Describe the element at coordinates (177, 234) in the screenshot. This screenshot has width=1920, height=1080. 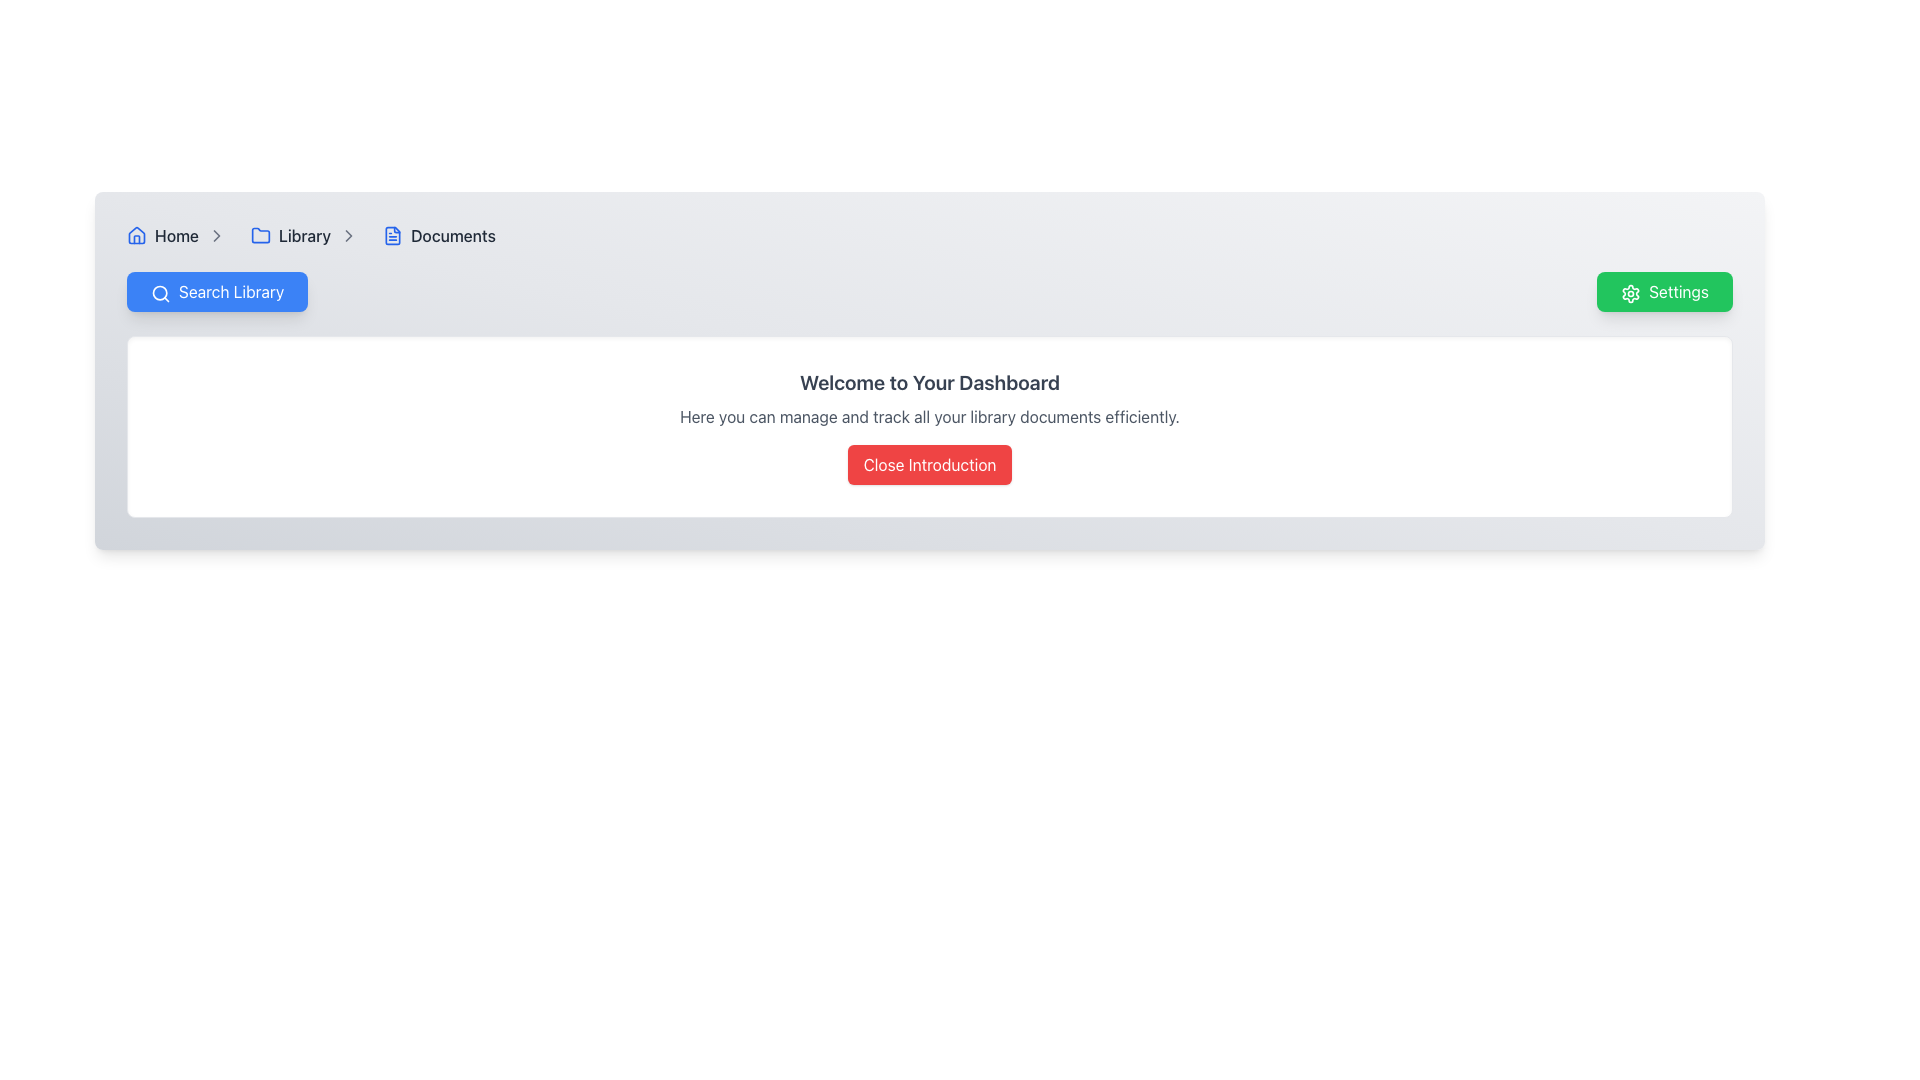
I see `the 'Home' text link in the breadcrumb navigation bar to change its color from gray to blue, indicating interactivity` at that location.